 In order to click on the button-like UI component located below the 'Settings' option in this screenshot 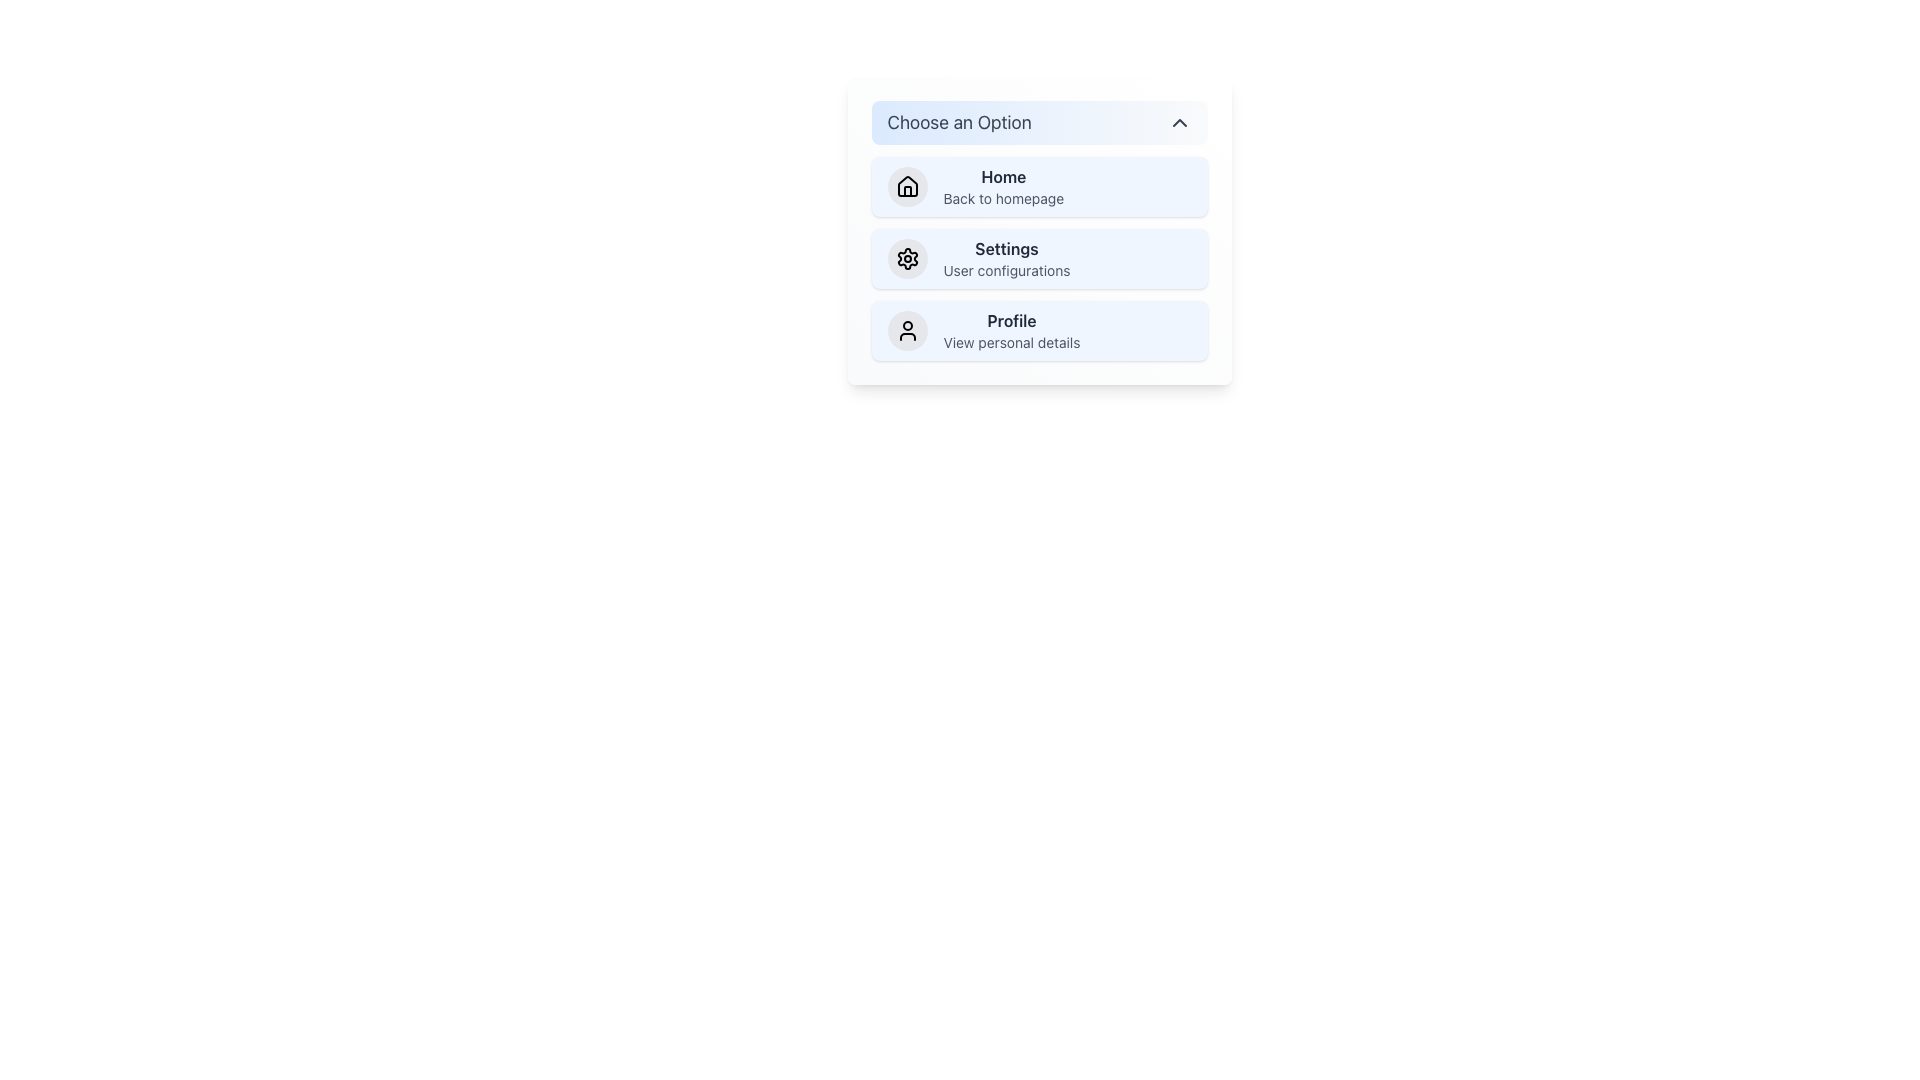, I will do `click(1012, 330)`.